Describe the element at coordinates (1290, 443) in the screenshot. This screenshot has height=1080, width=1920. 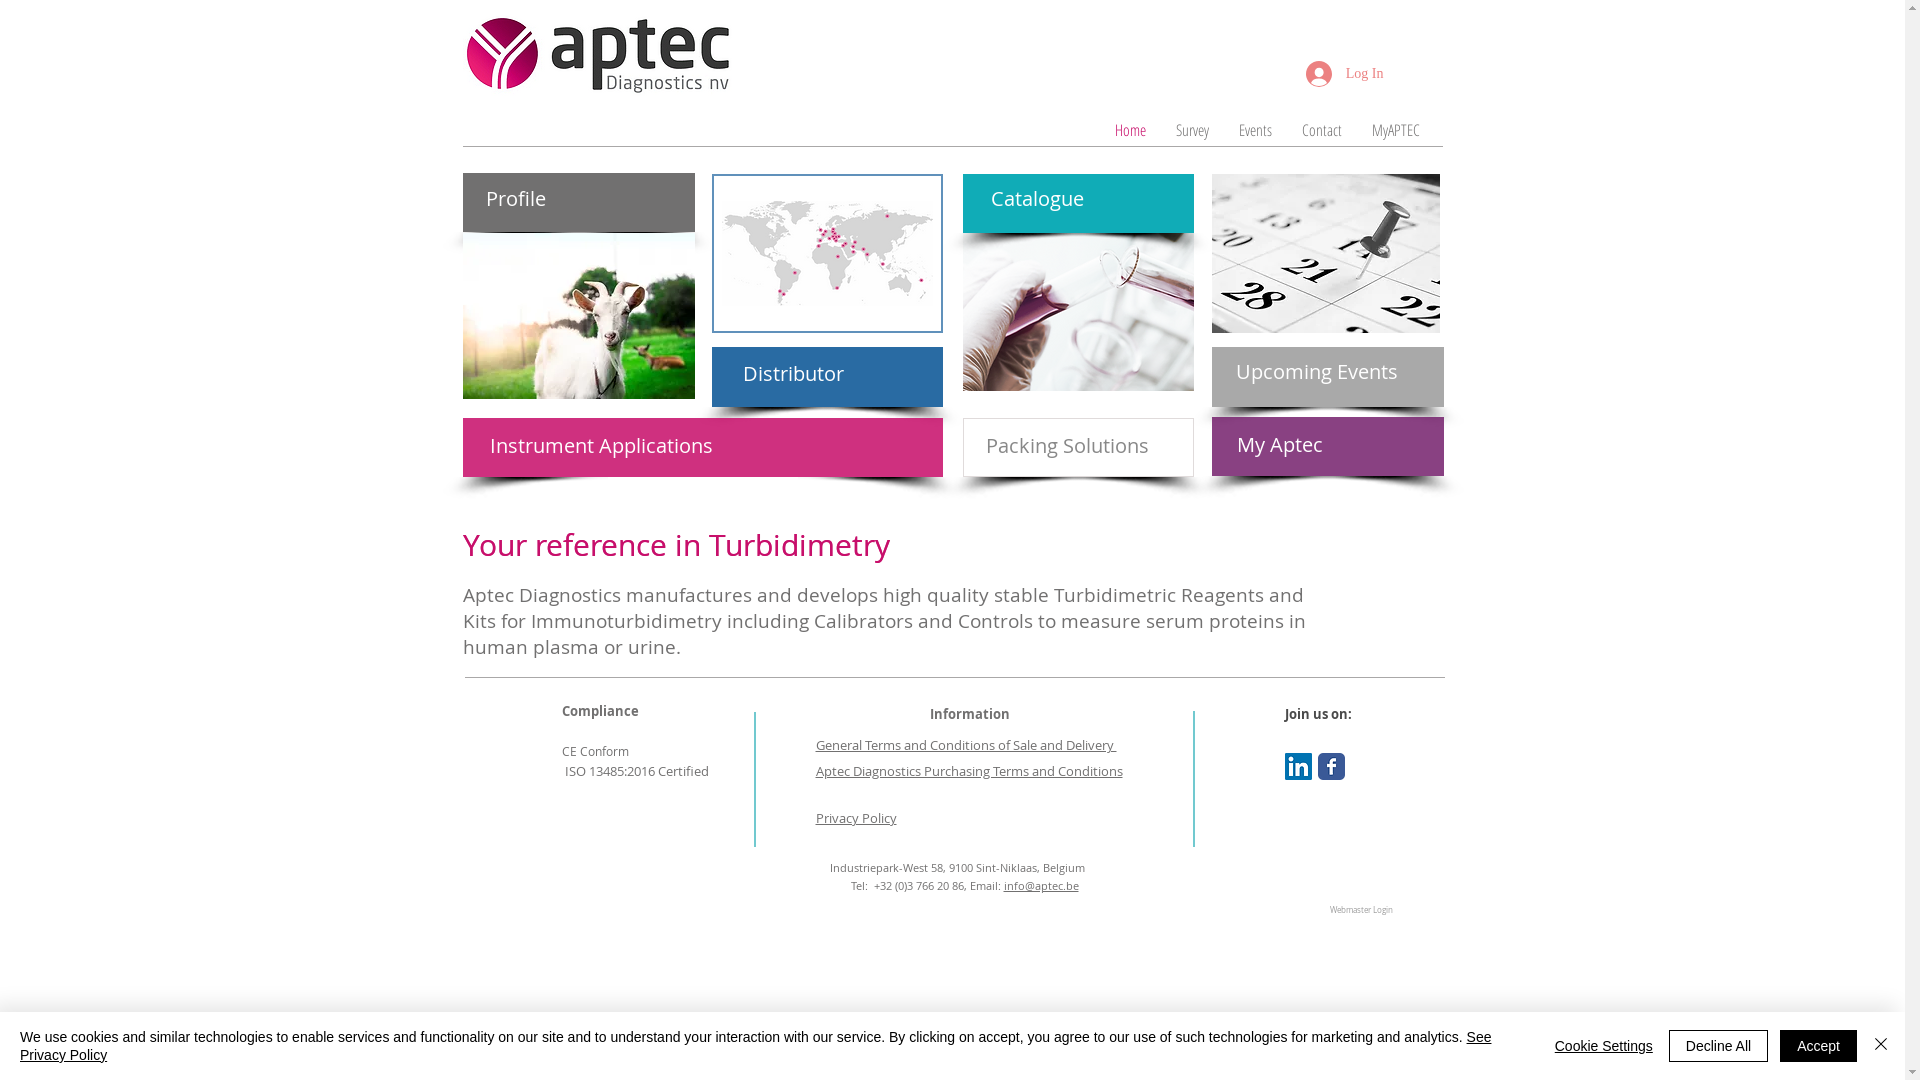
I see `'My Aptec'` at that location.